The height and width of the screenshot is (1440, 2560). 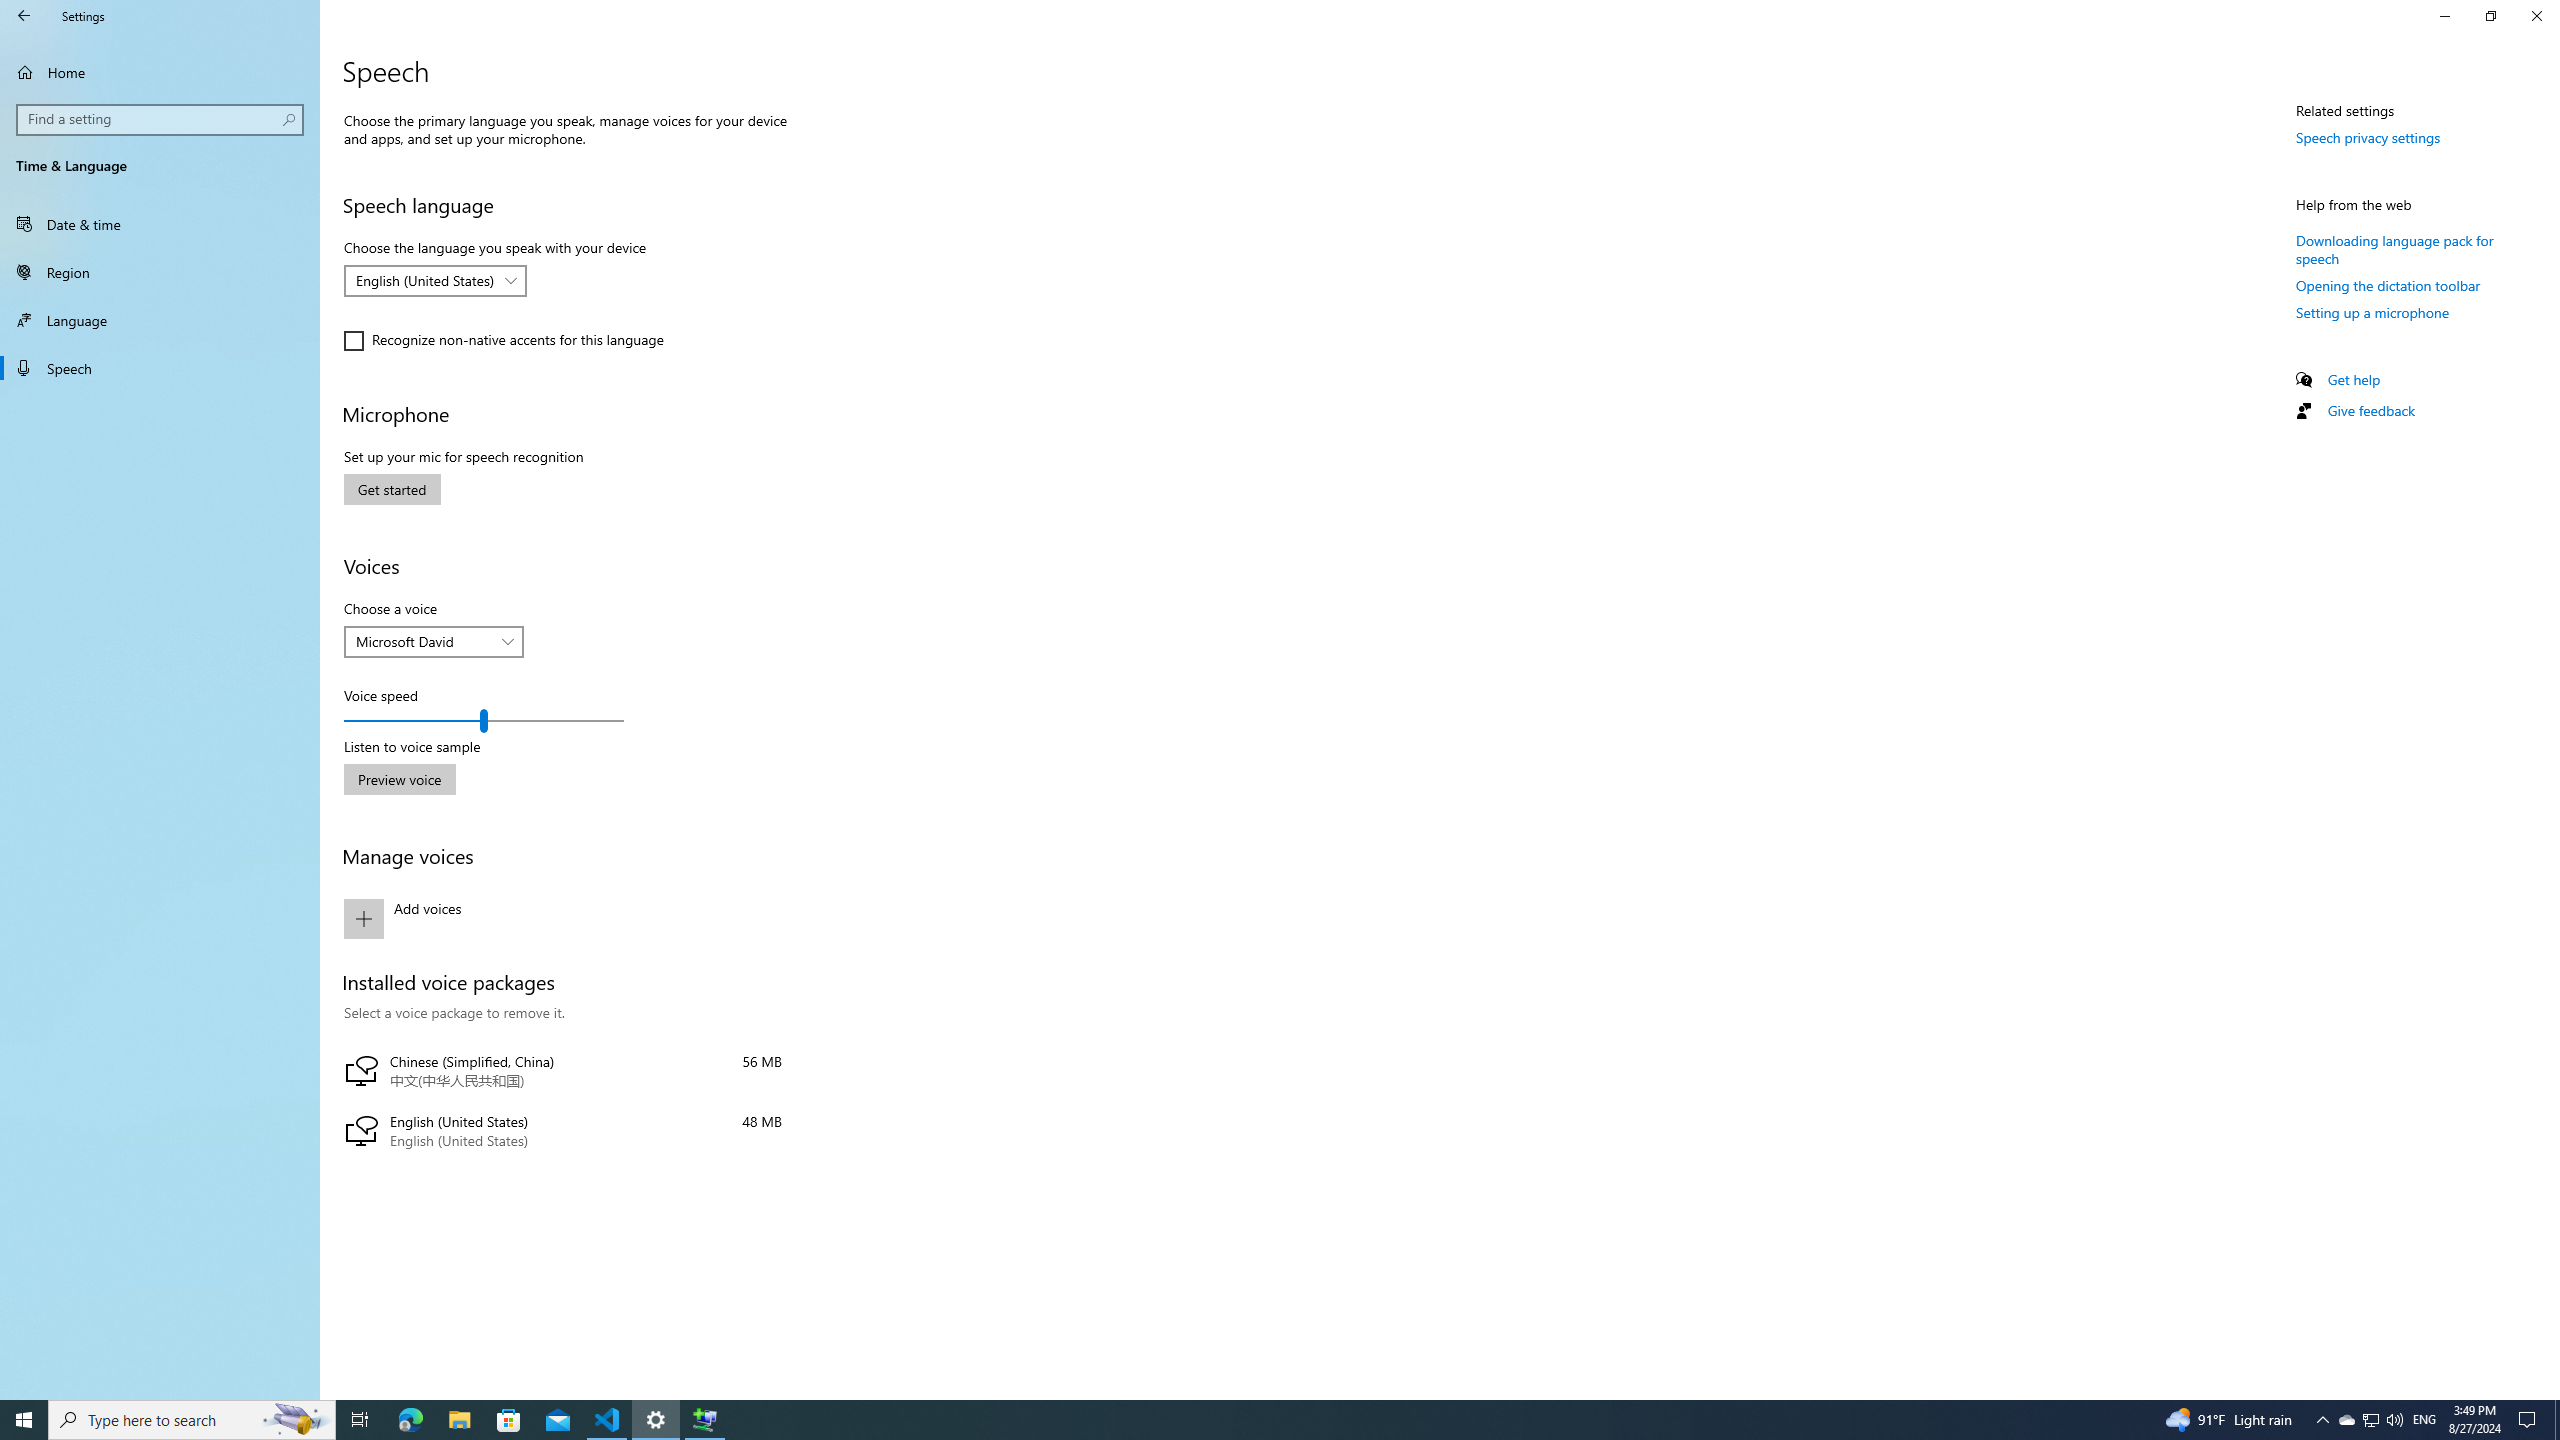 I want to click on 'Opening the dictation toolbar', so click(x=2388, y=284).